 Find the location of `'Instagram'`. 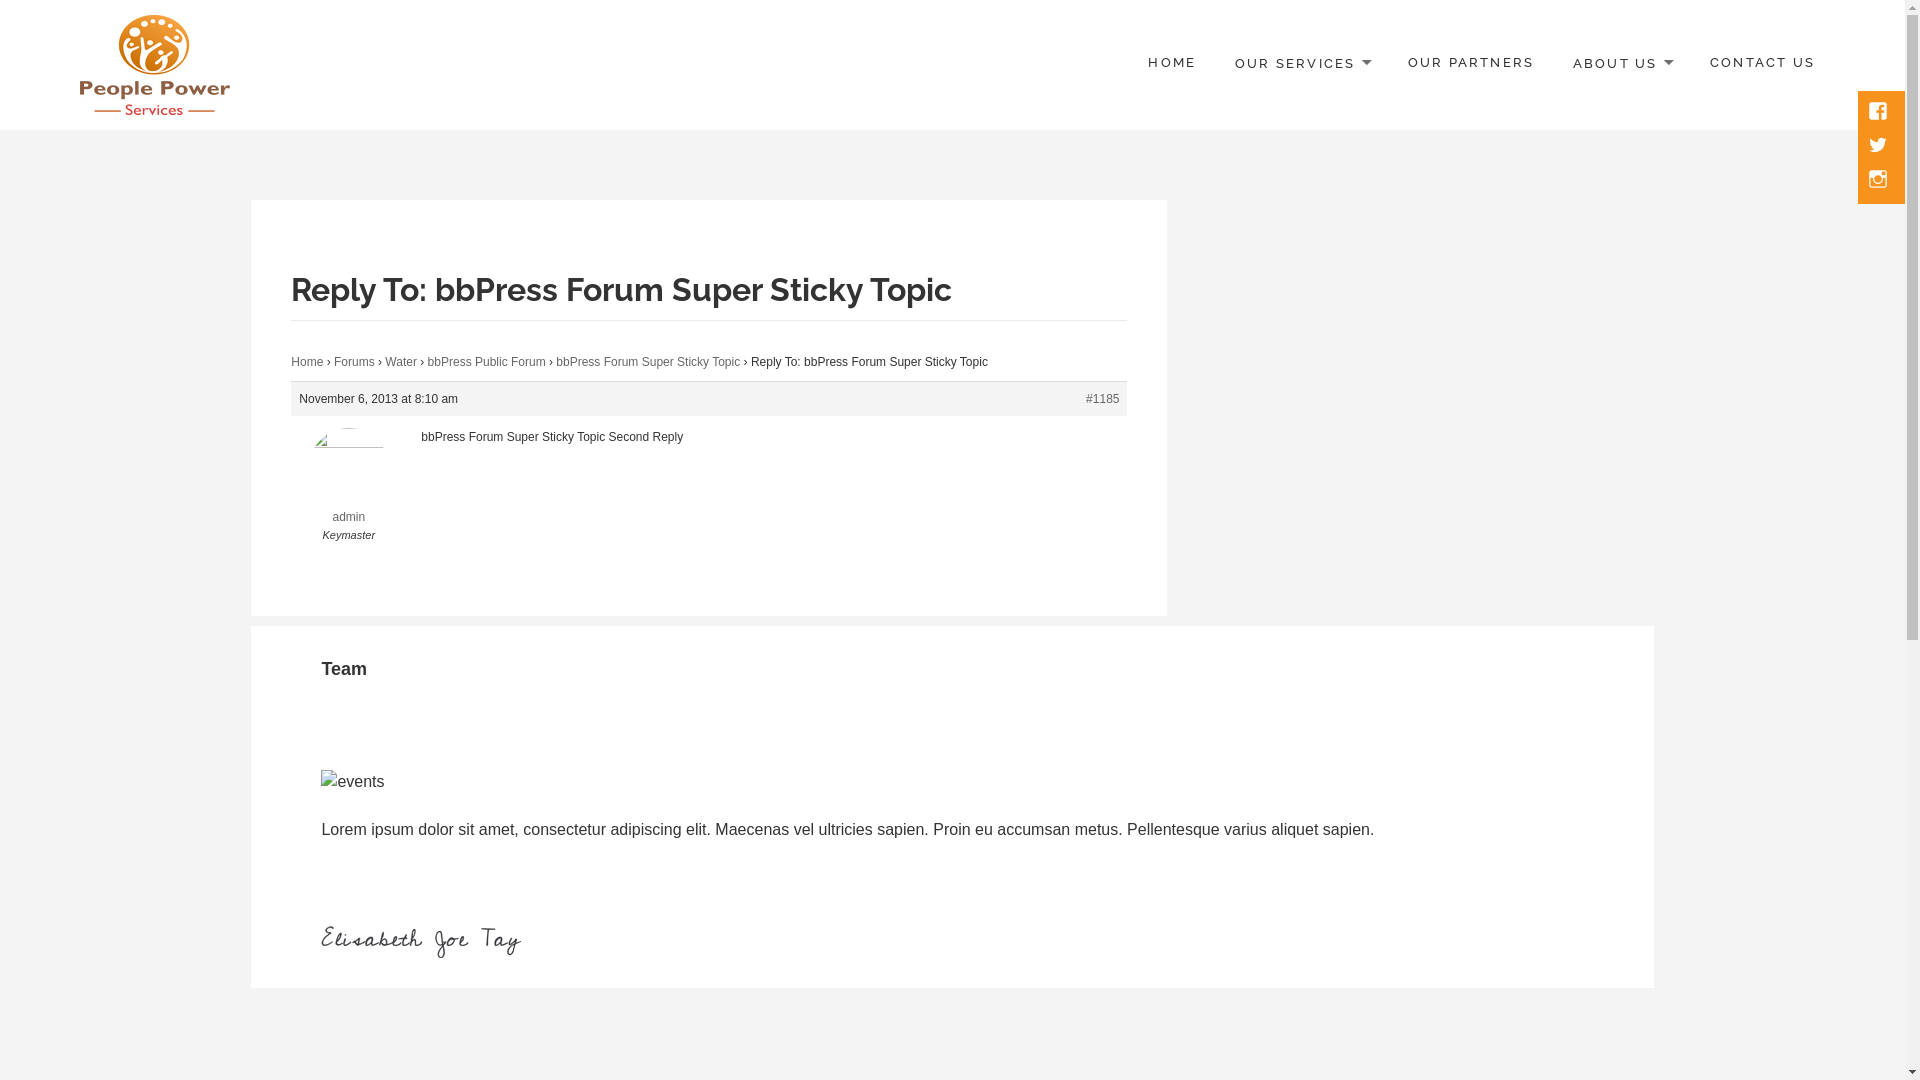

'Instagram' is located at coordinates (1879, 181).